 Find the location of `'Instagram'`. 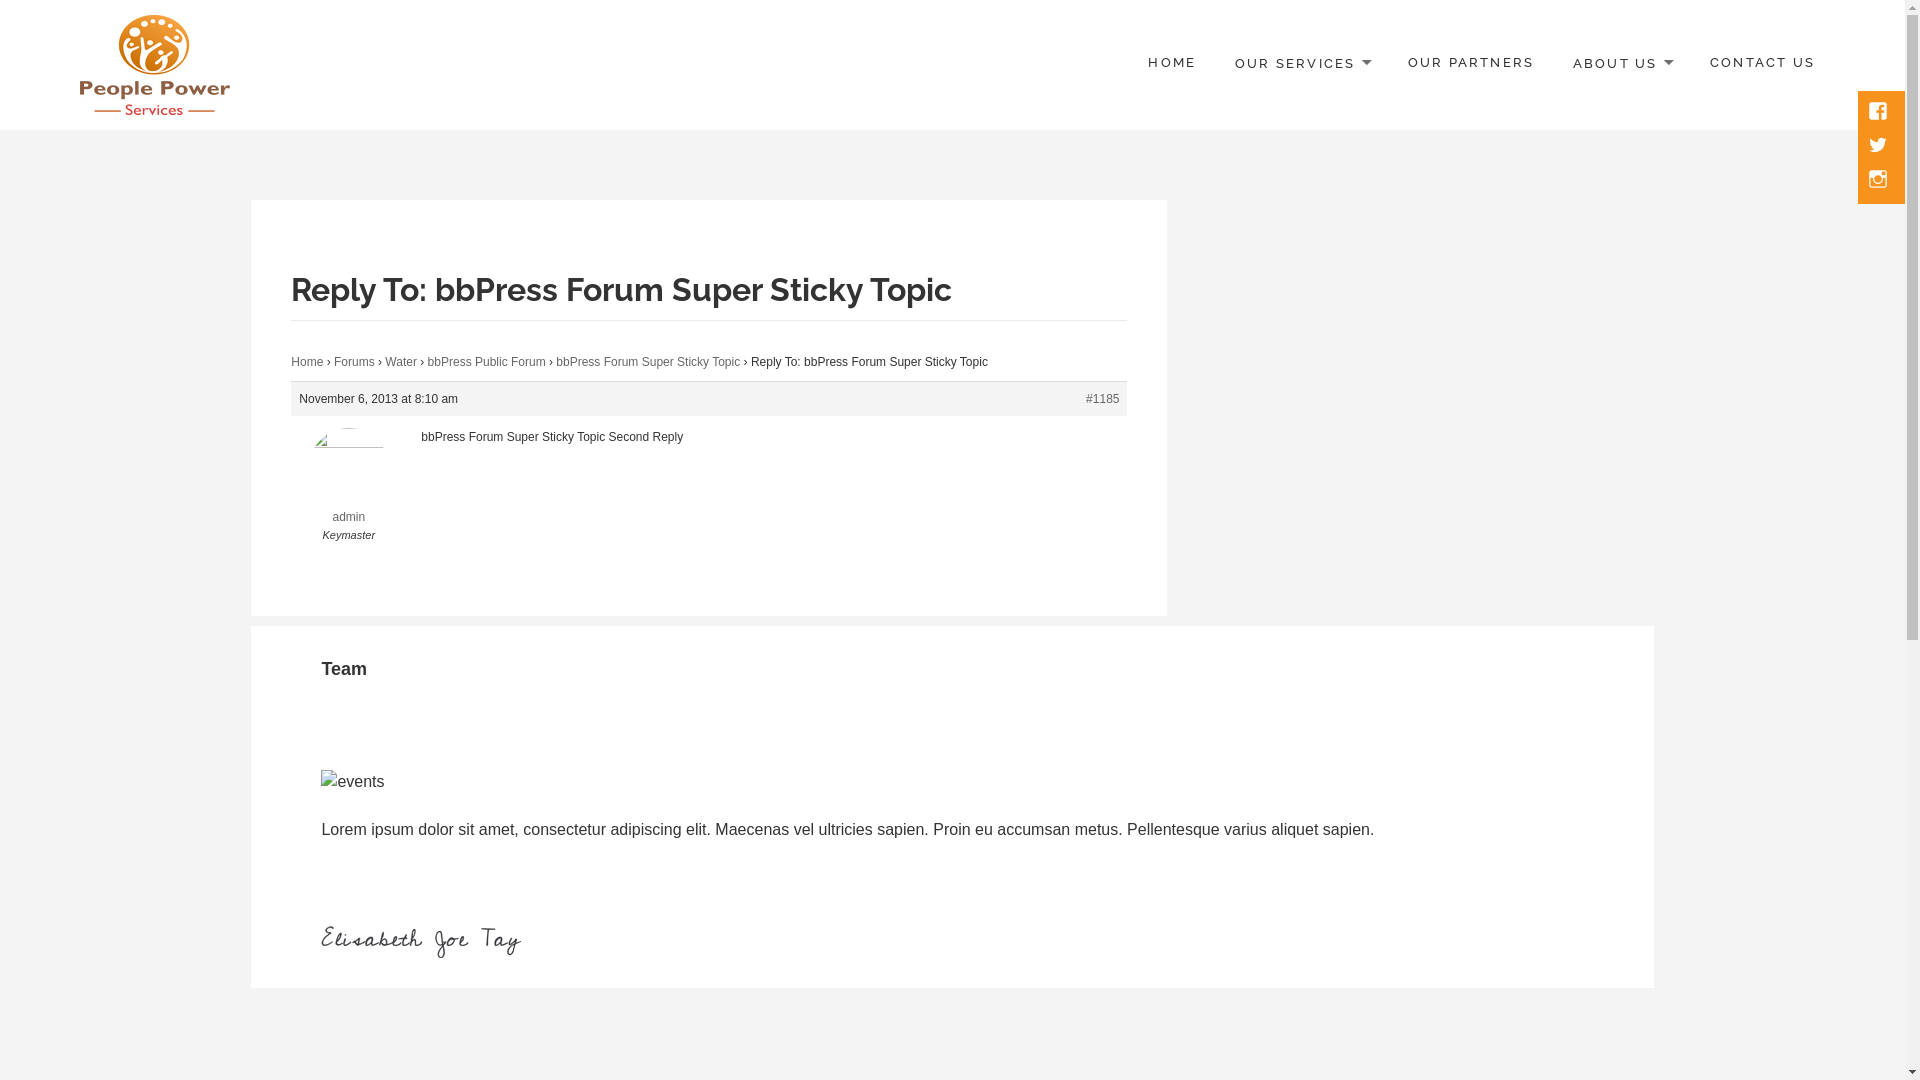

'Instagram' is located at coordinates (1879, 181).